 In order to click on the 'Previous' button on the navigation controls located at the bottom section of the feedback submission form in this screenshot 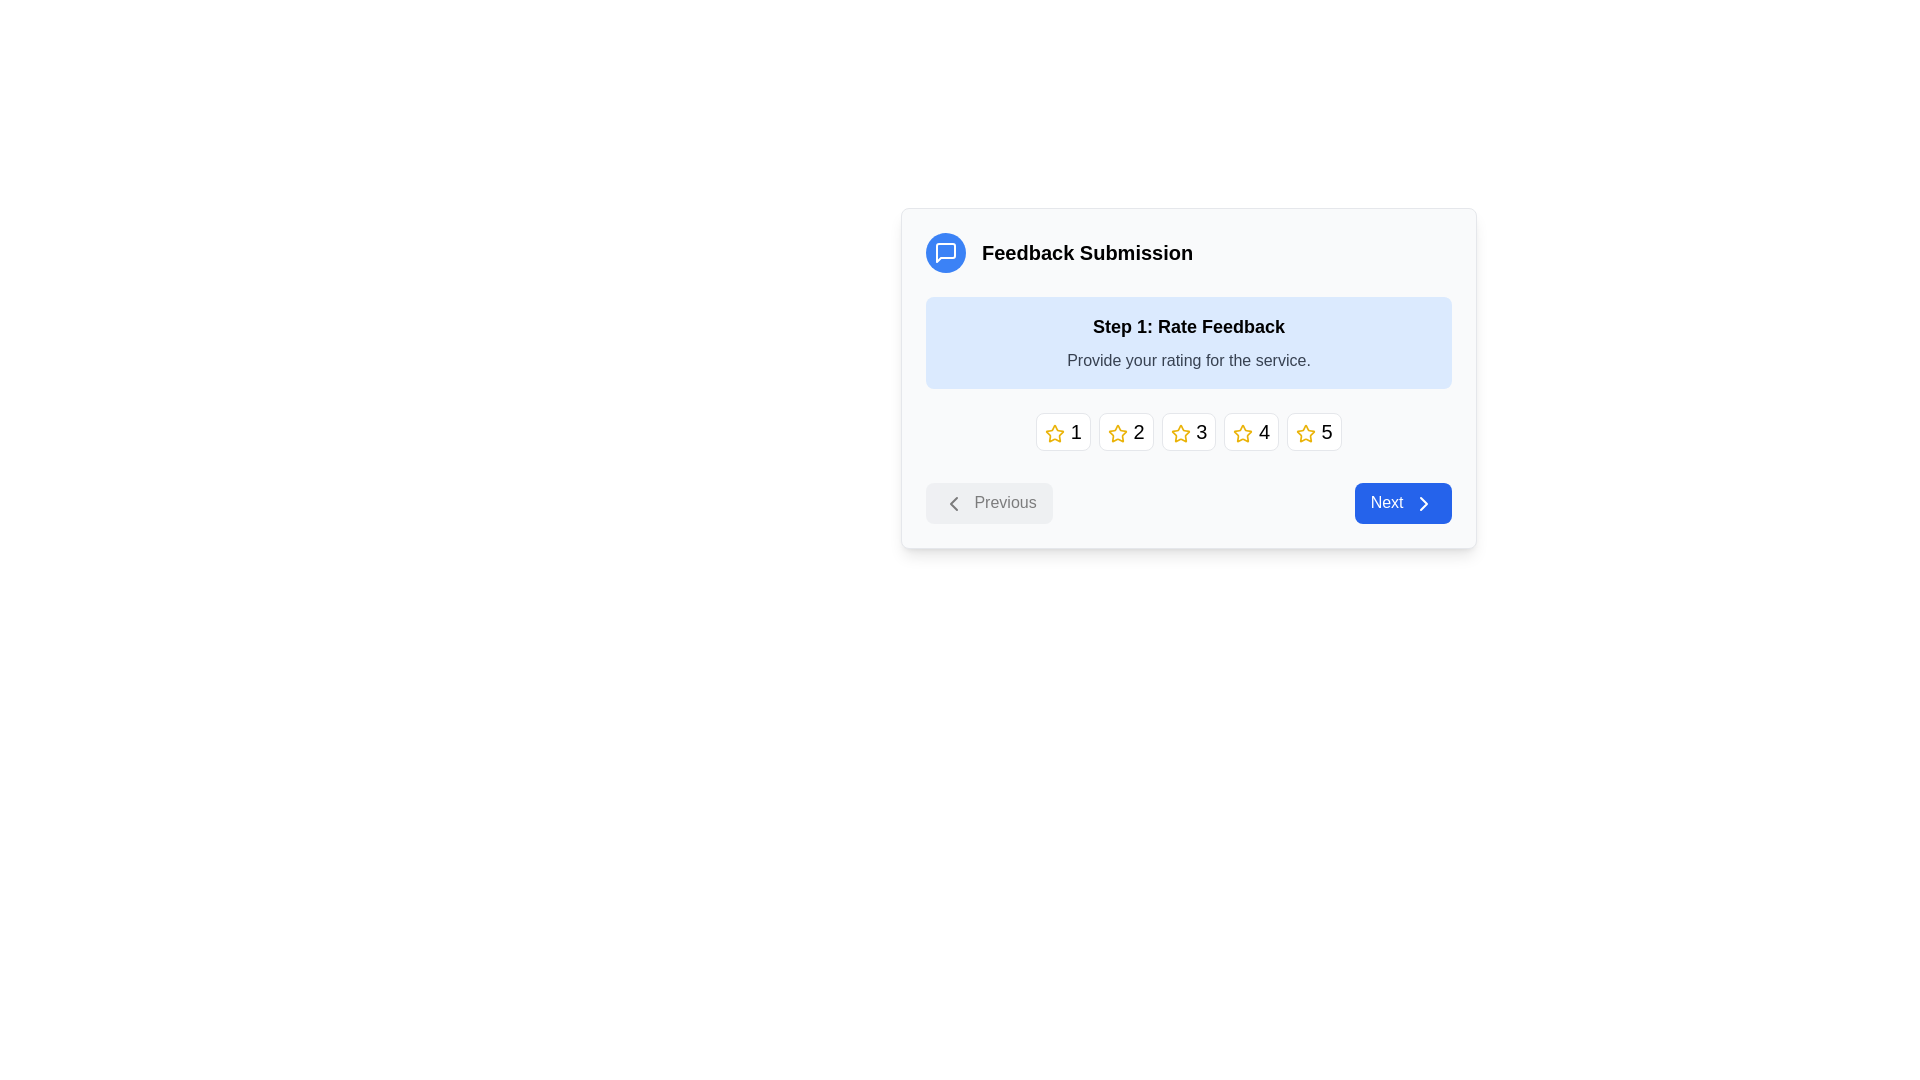, I will do `click(1189, 501)`.